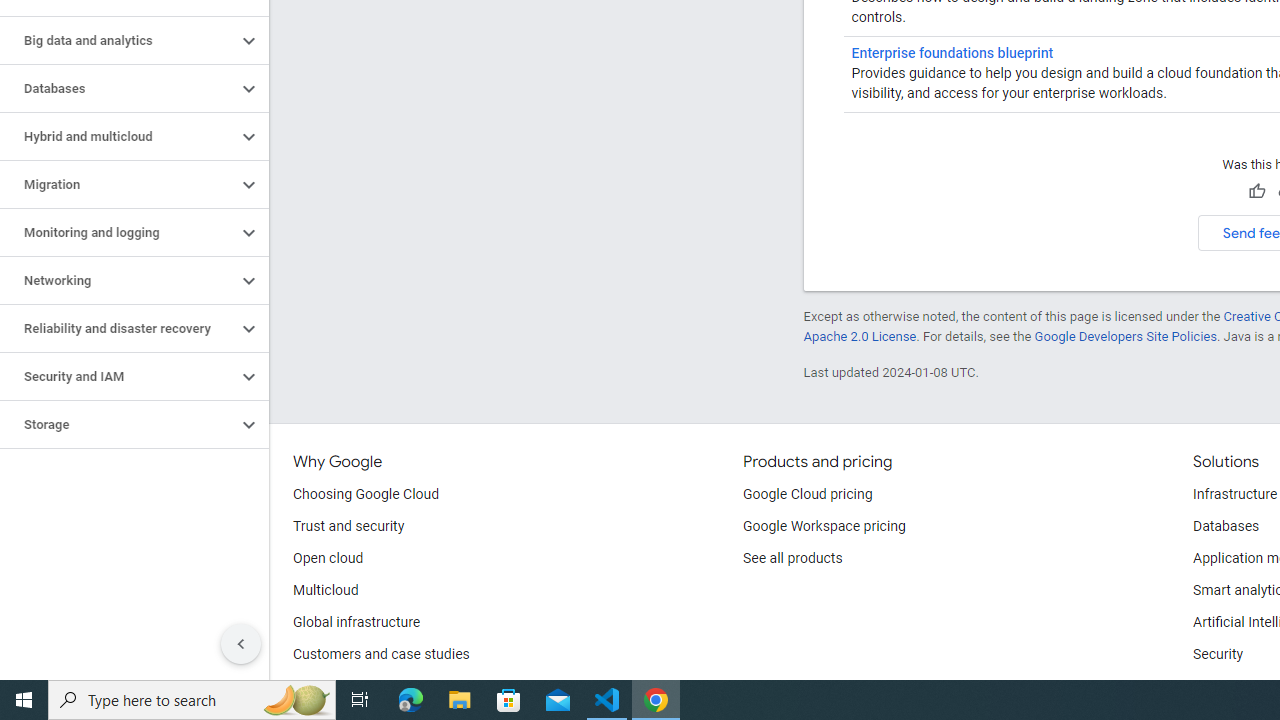  What do you see at coordinates (366, 495) in the screenshot?
I see `'Choosing Google Cloud'` at bounding box center [366, 495].